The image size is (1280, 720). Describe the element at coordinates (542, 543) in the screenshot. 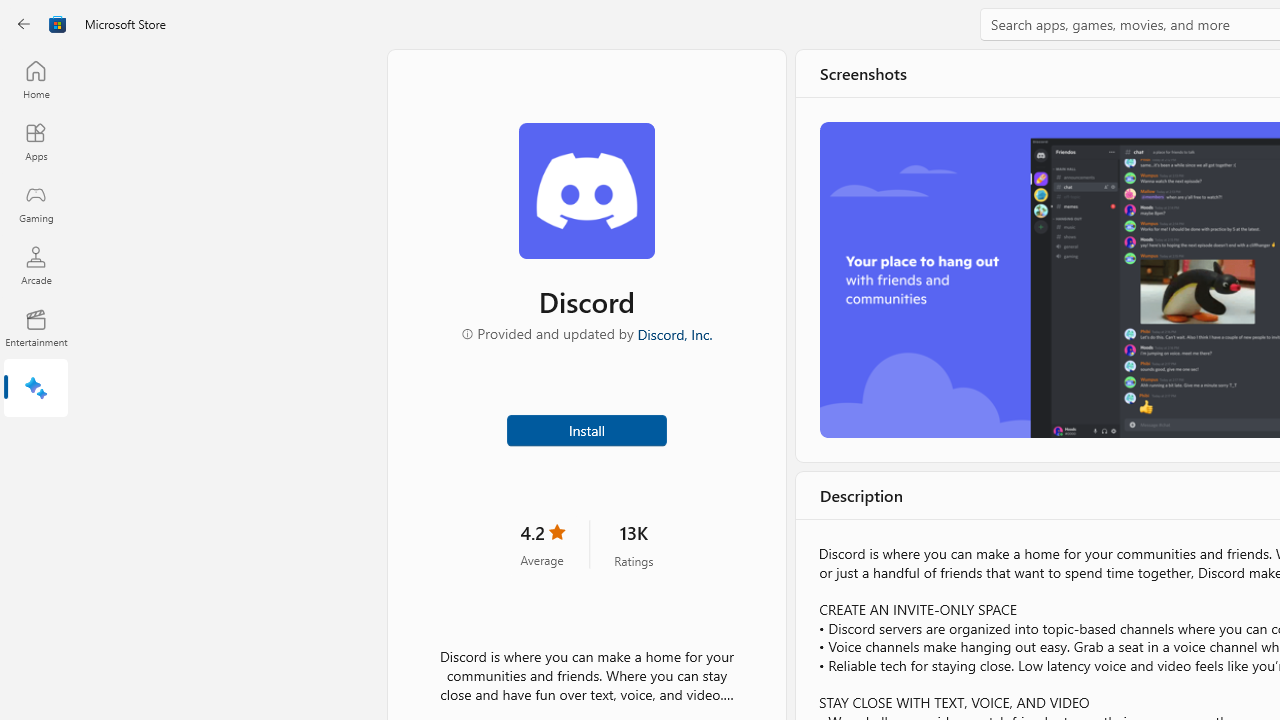

I see `'4.2 stars. Click to skip to ratings and reviews'` at that location.